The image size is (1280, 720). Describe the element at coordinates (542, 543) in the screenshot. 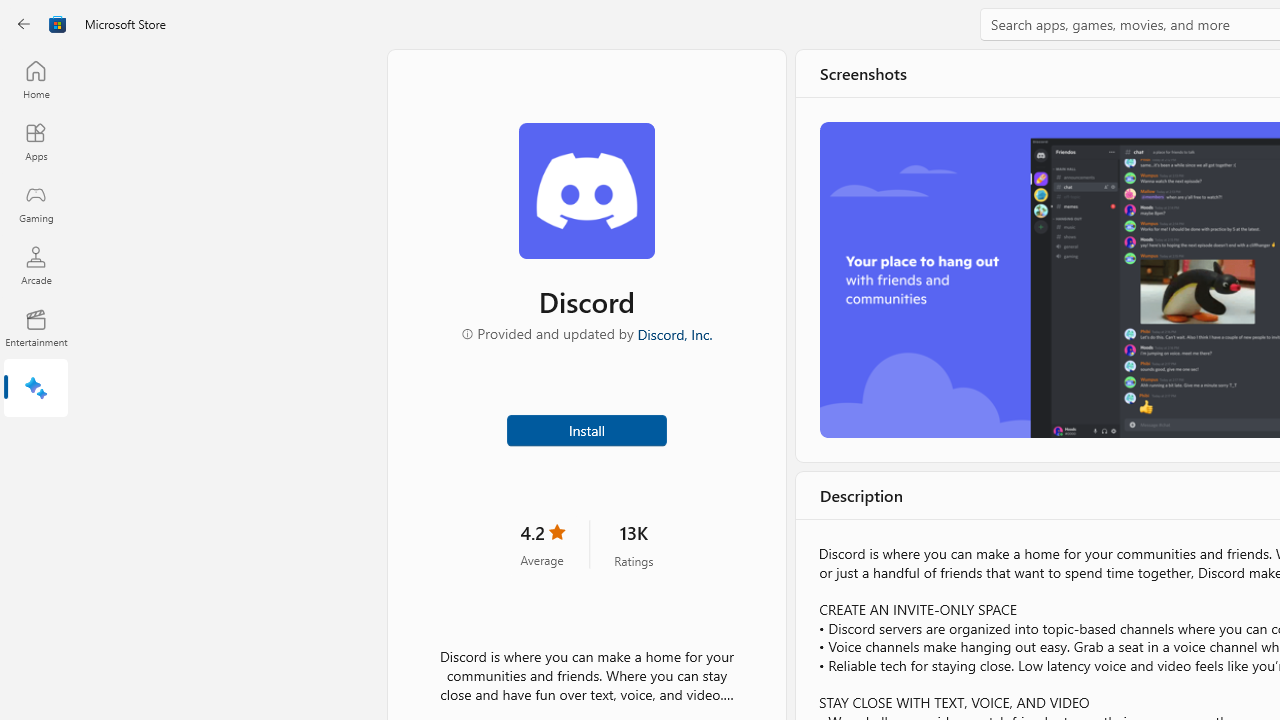

I see `'4.2 stars. Click to skip to ratings and reviews'` at that location.